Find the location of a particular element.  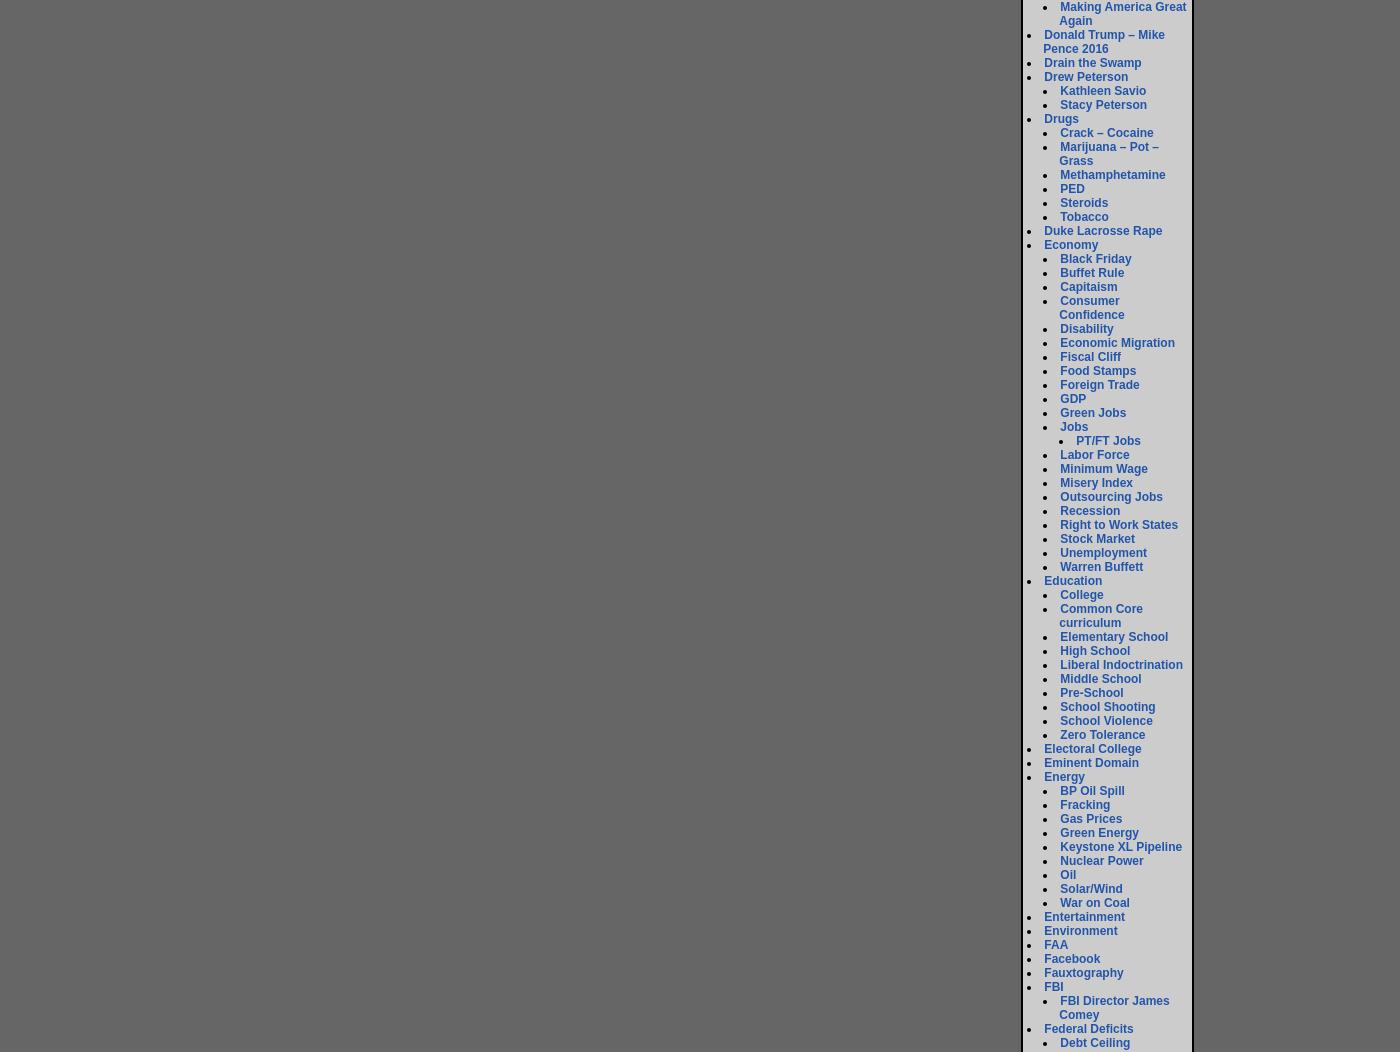

'Education' is located at coordinates (1072, 580).